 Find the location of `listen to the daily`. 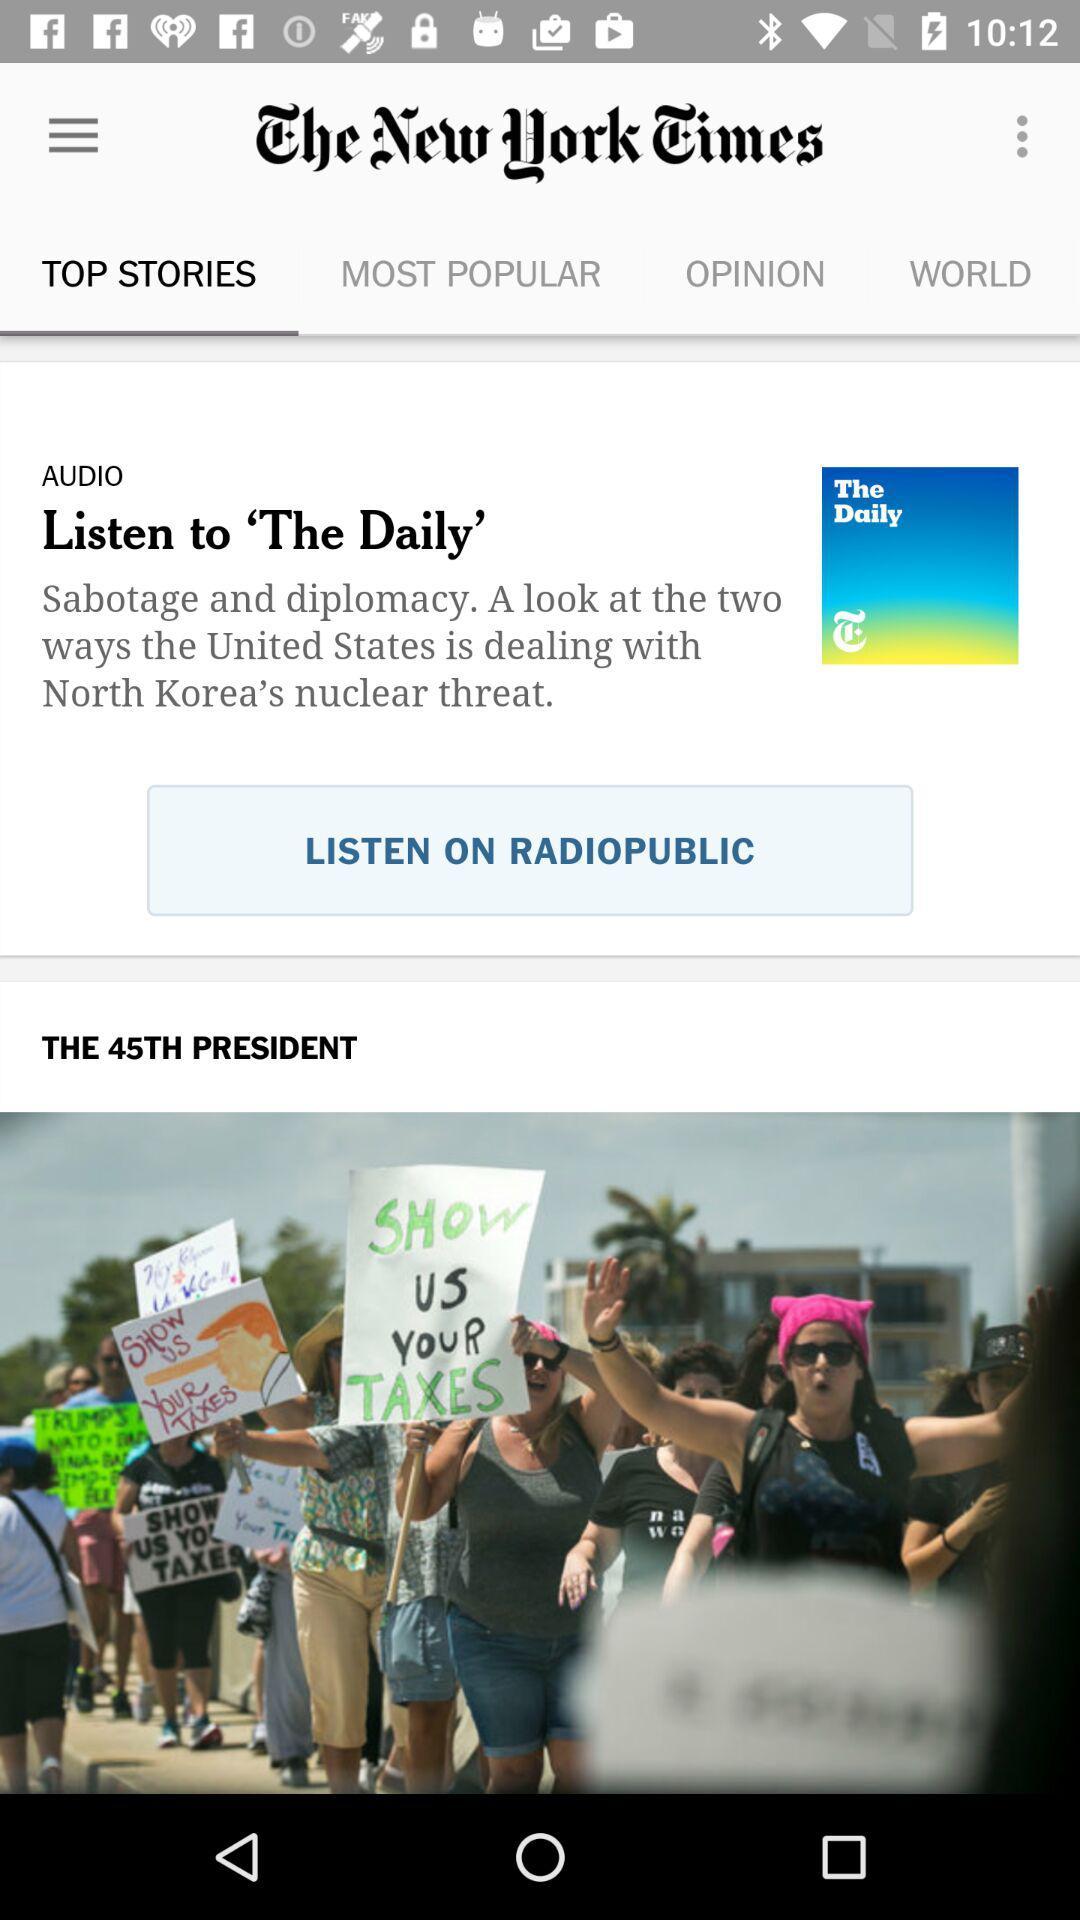

listen to the daily is located at coordinates (540, 706).